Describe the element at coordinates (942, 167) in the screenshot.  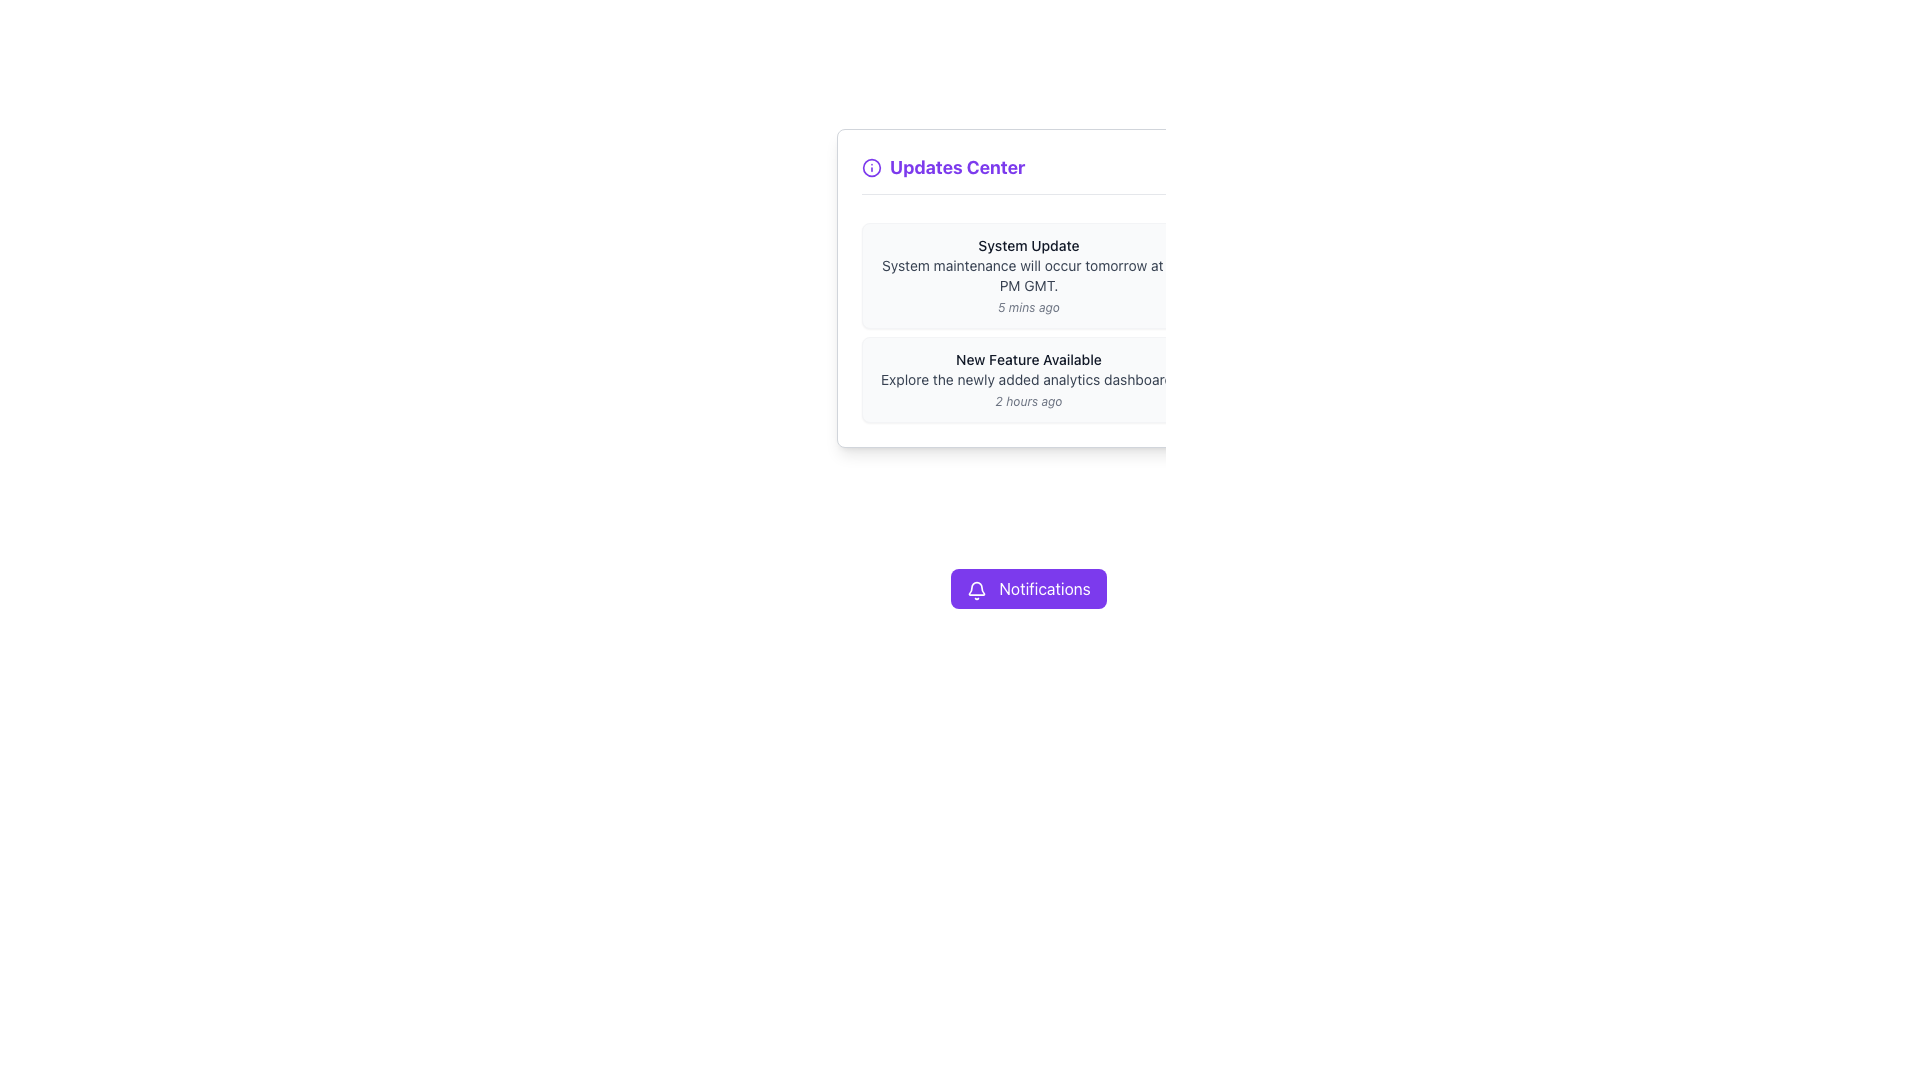
I see `the 'Updates Center' text label located at the top-left section of the notifications panel, which serves as a heading for the notifications` at that location.